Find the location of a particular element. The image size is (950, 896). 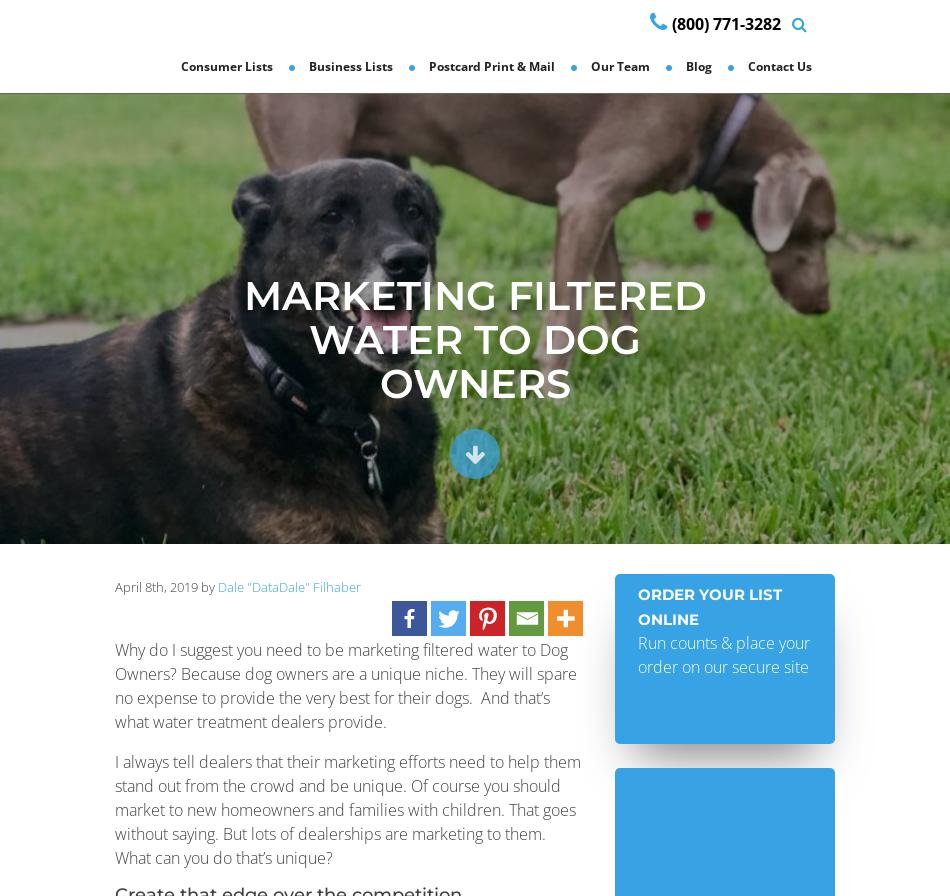

'Marketing Filtered Water to Dog Owners' is located at coordinates (473, 339).